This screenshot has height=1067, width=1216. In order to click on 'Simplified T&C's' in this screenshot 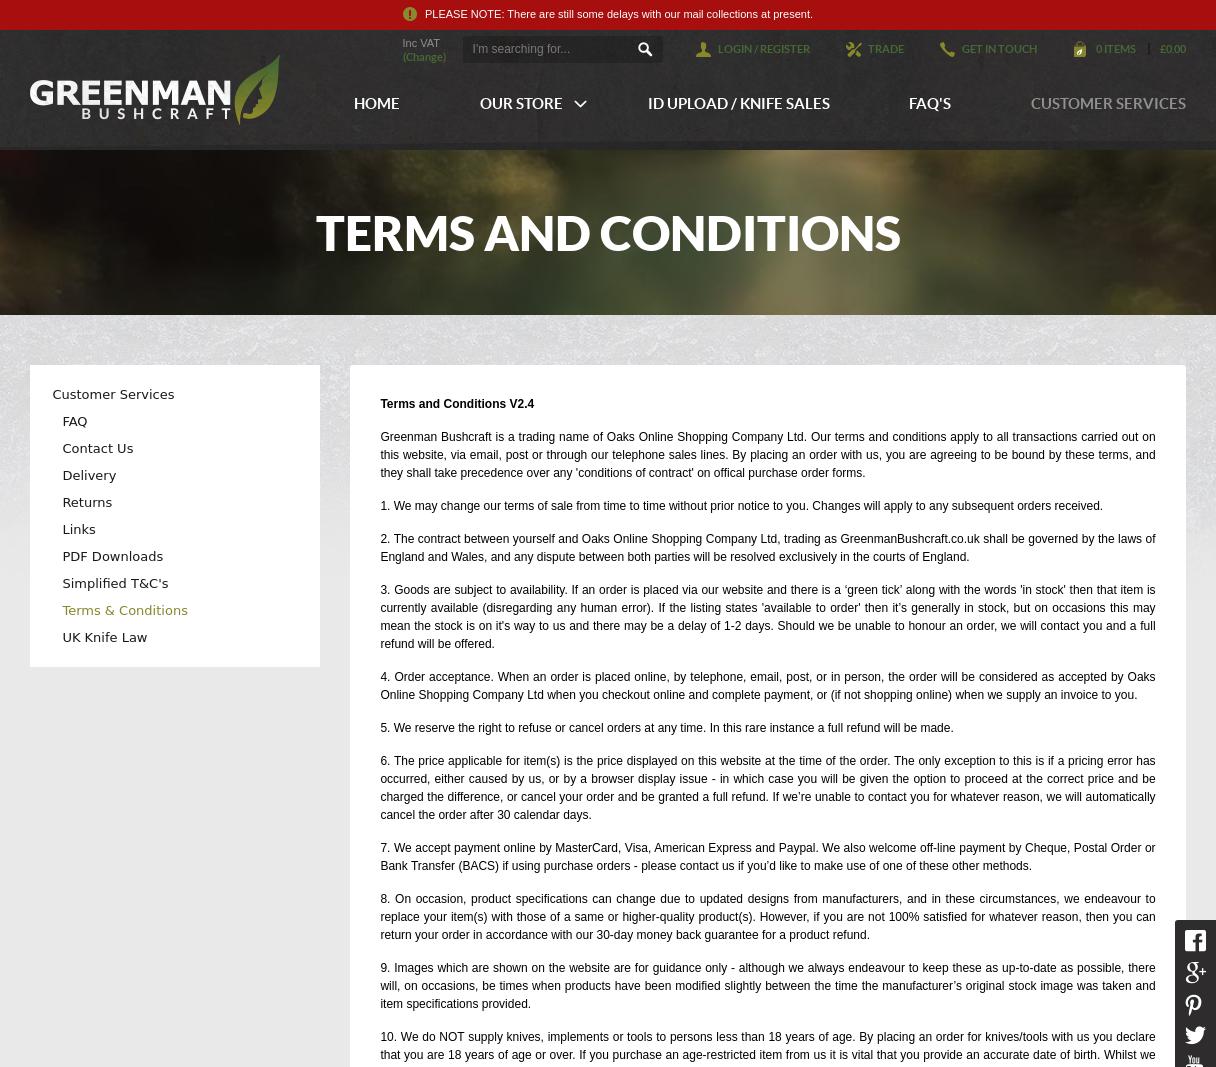, I will do `click(62, 583)`.